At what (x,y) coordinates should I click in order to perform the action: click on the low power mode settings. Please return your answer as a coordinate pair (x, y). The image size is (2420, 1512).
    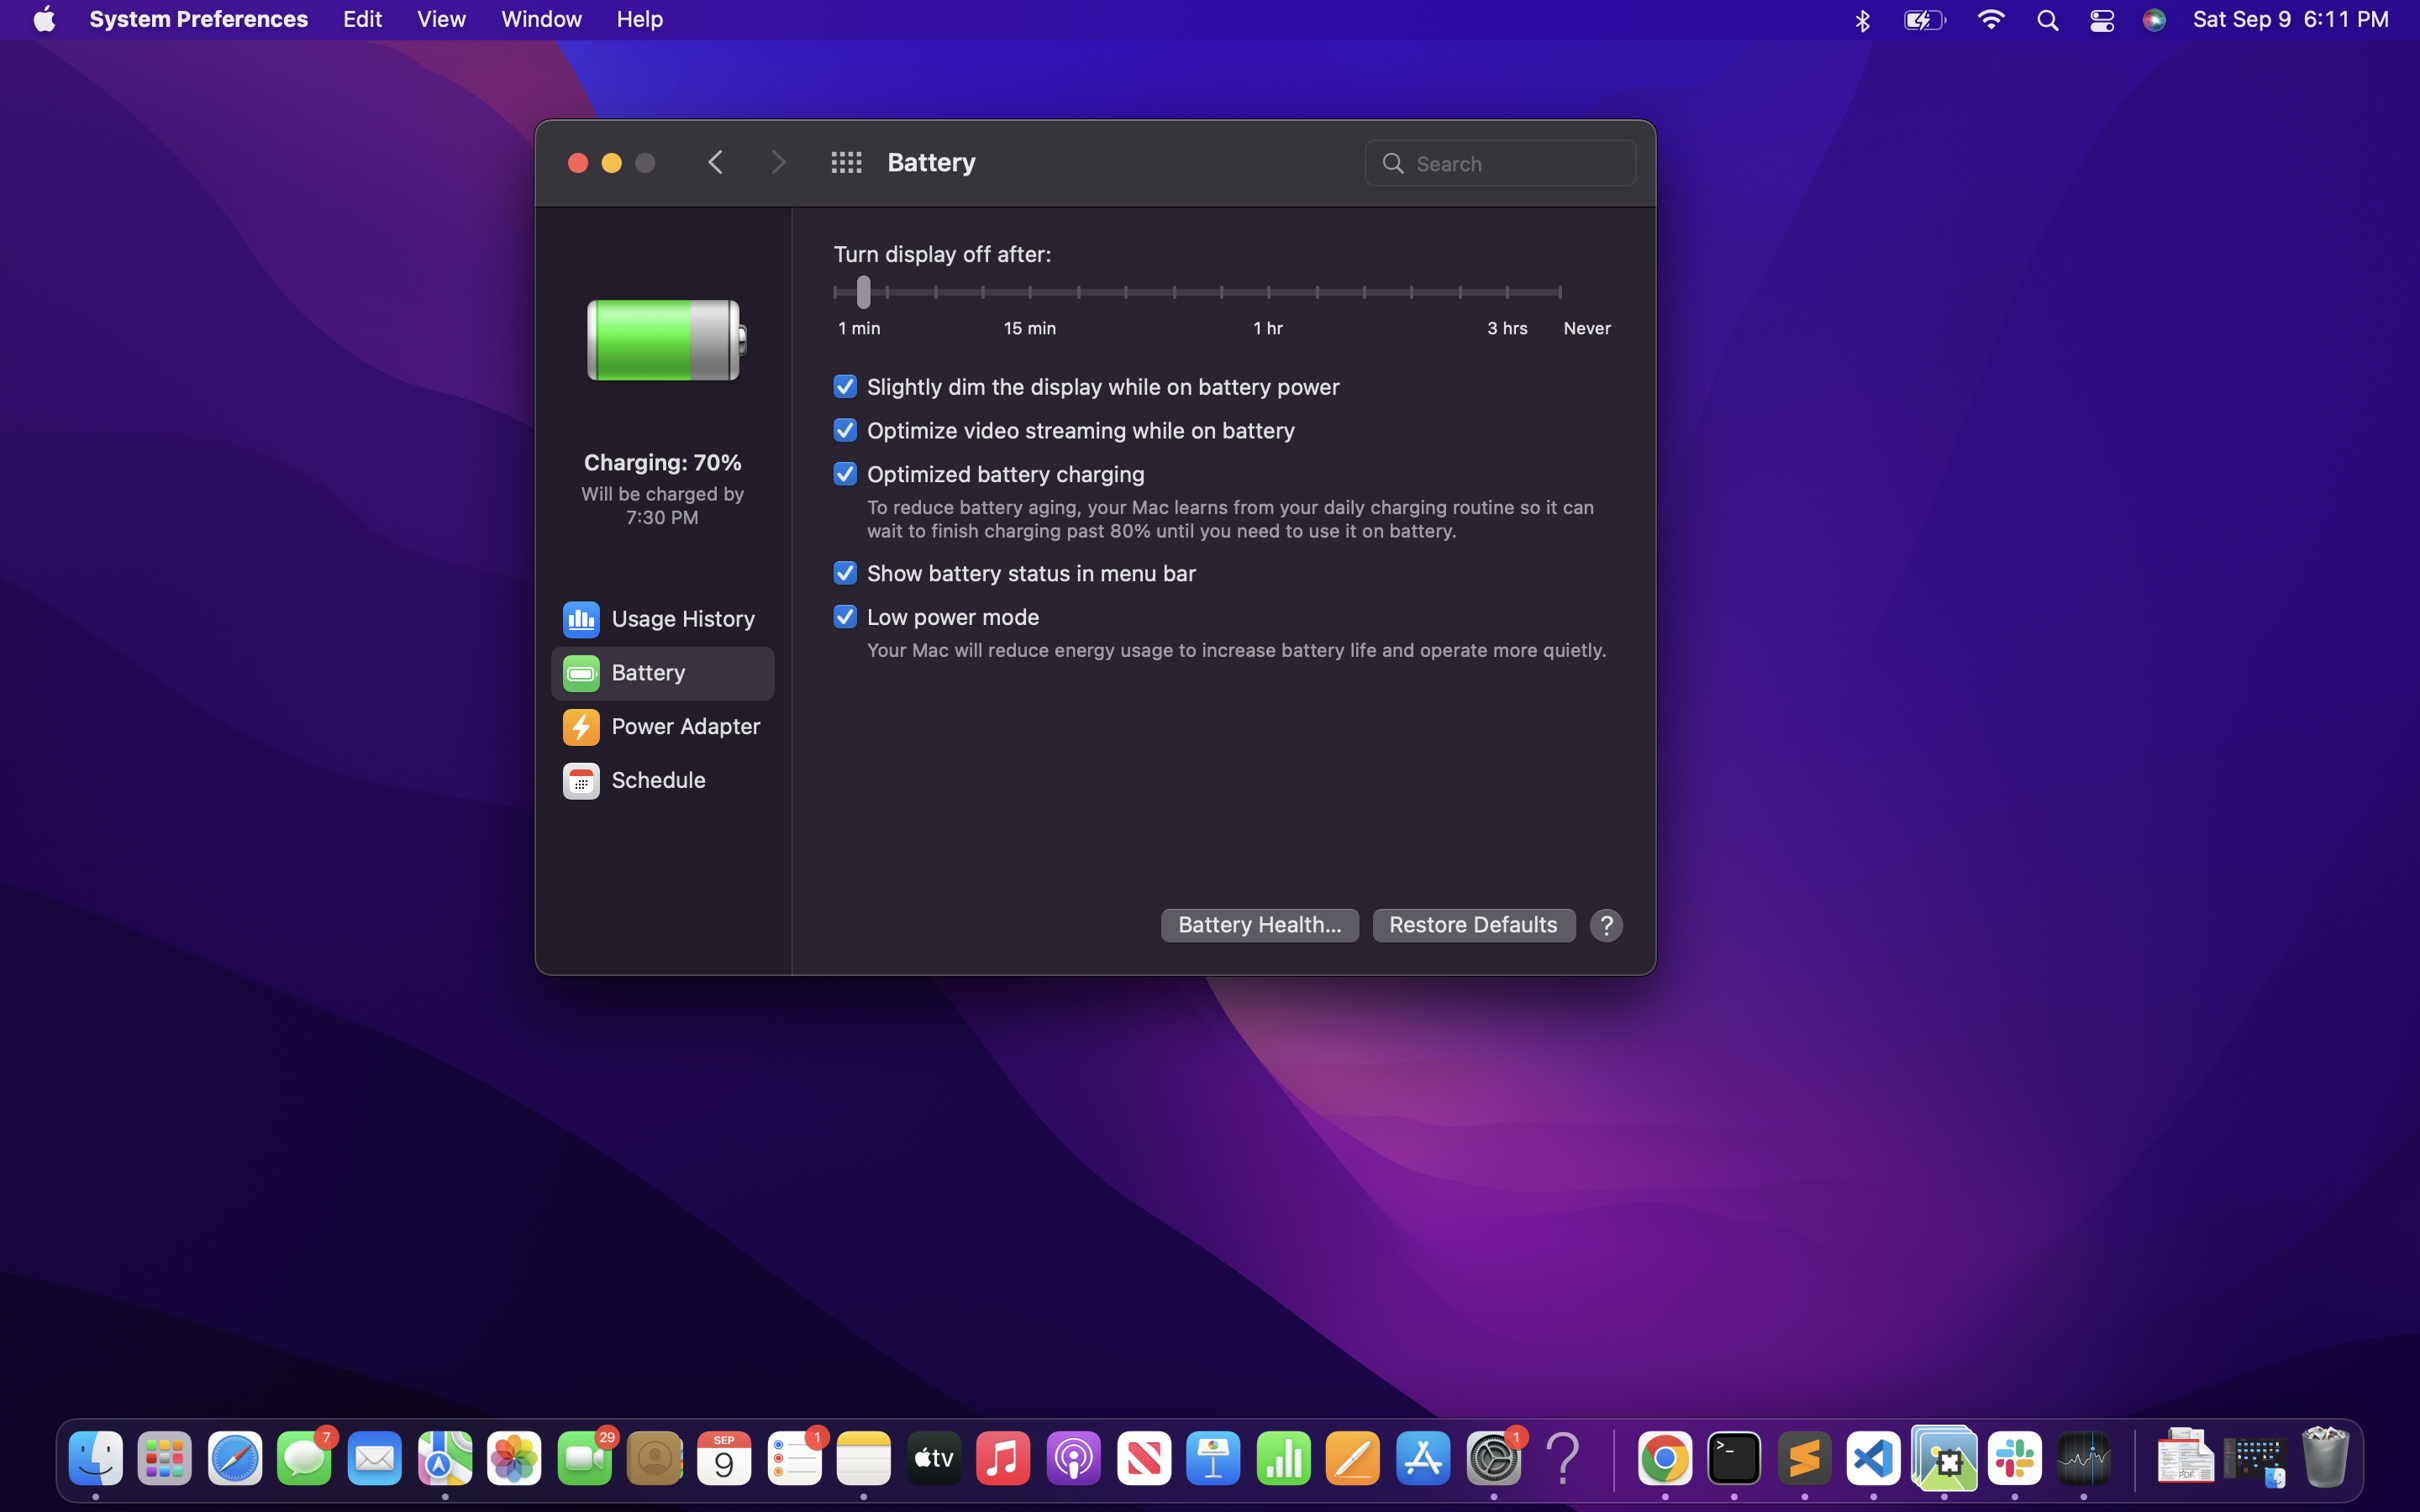
    Looking at the image, I should click on (936, 615).